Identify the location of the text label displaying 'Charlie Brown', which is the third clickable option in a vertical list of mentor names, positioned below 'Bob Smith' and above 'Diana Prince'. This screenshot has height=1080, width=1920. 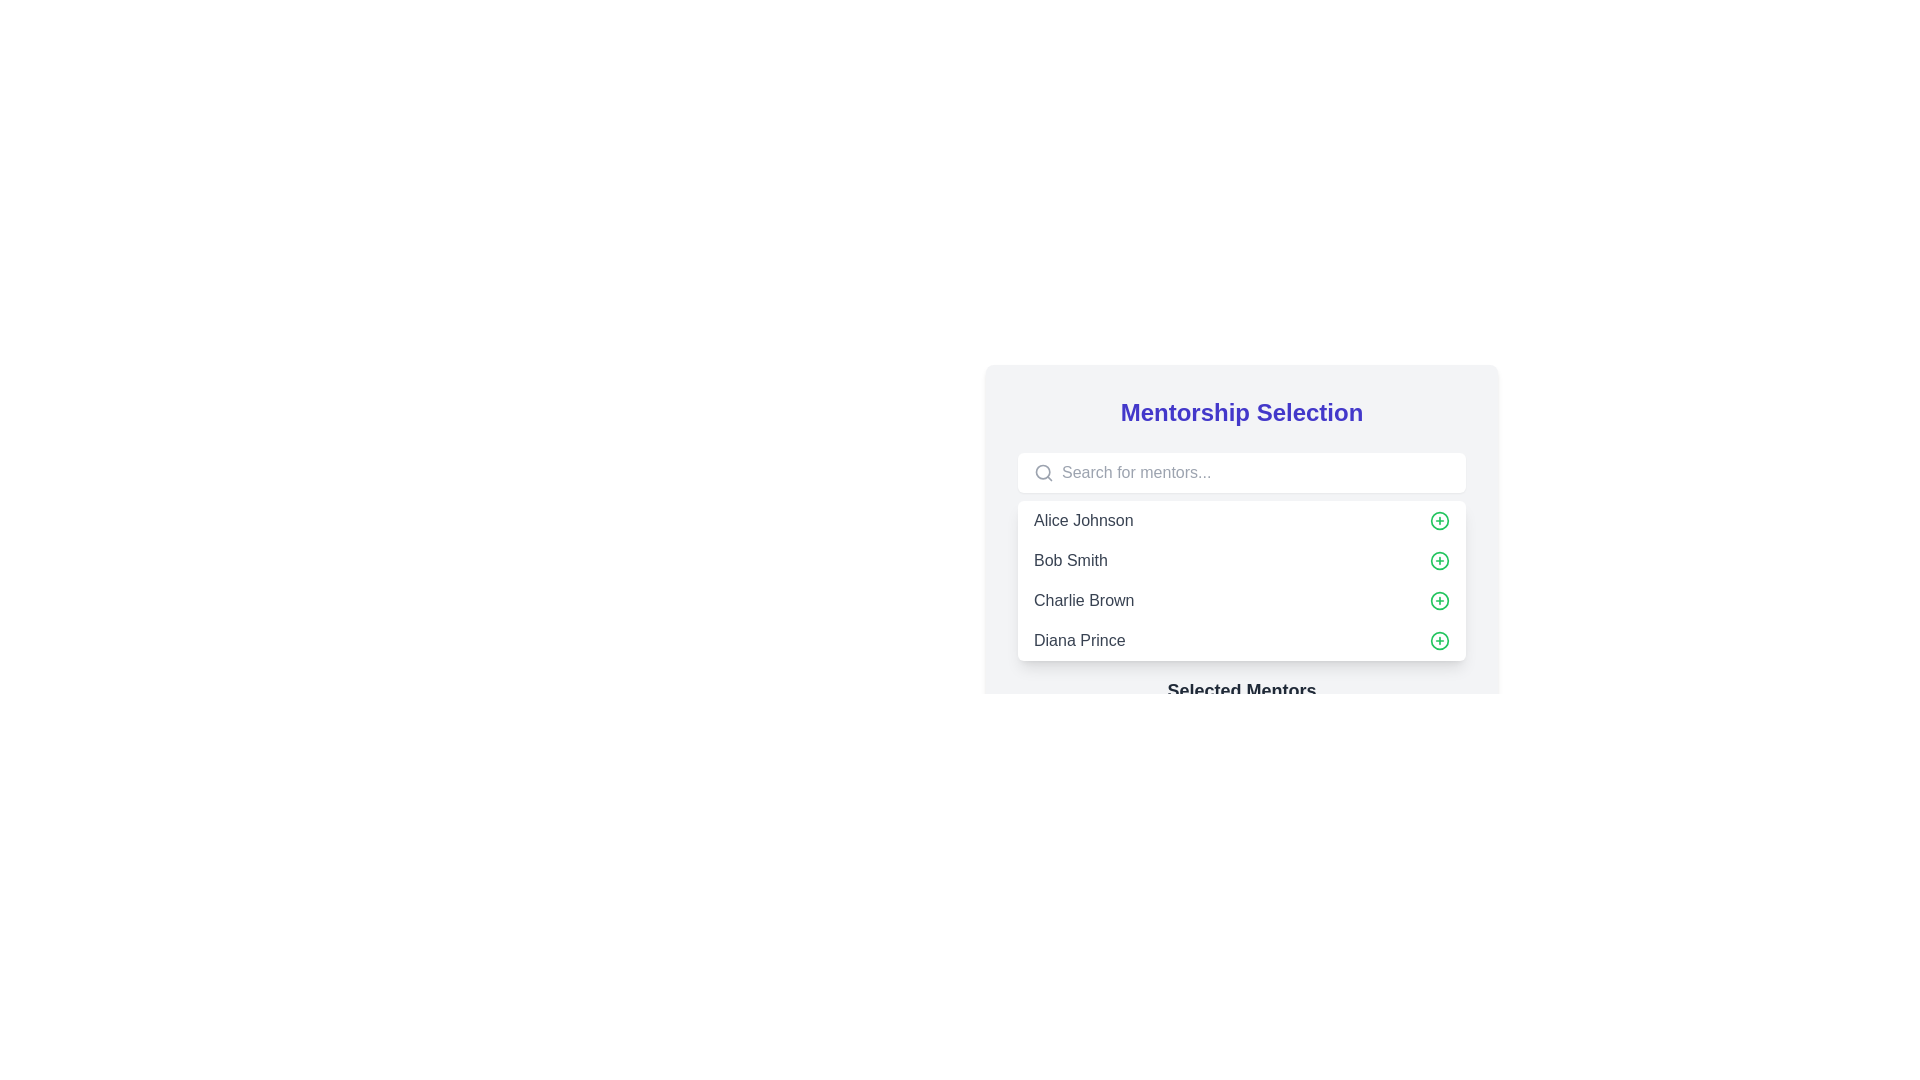
(1083, 600).